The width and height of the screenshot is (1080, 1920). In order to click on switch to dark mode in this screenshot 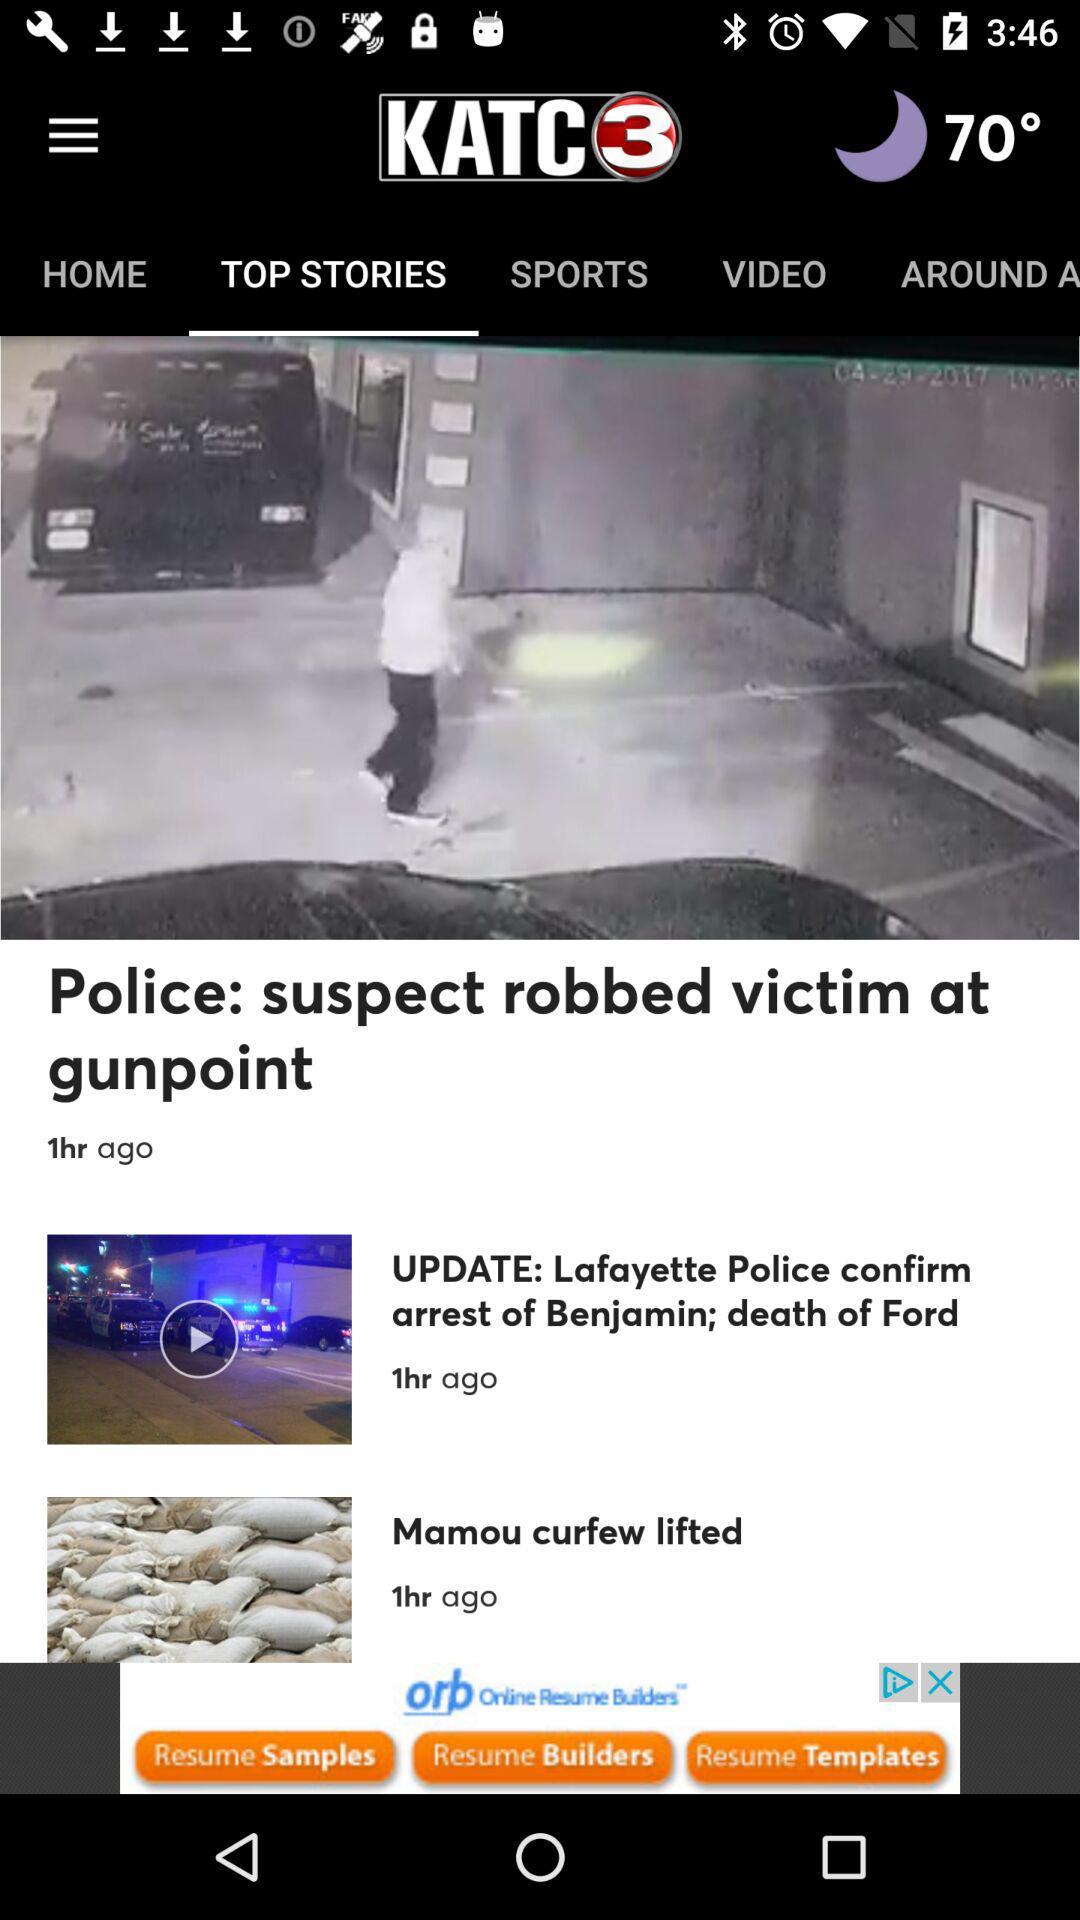, I will do `click(880, 135)`.